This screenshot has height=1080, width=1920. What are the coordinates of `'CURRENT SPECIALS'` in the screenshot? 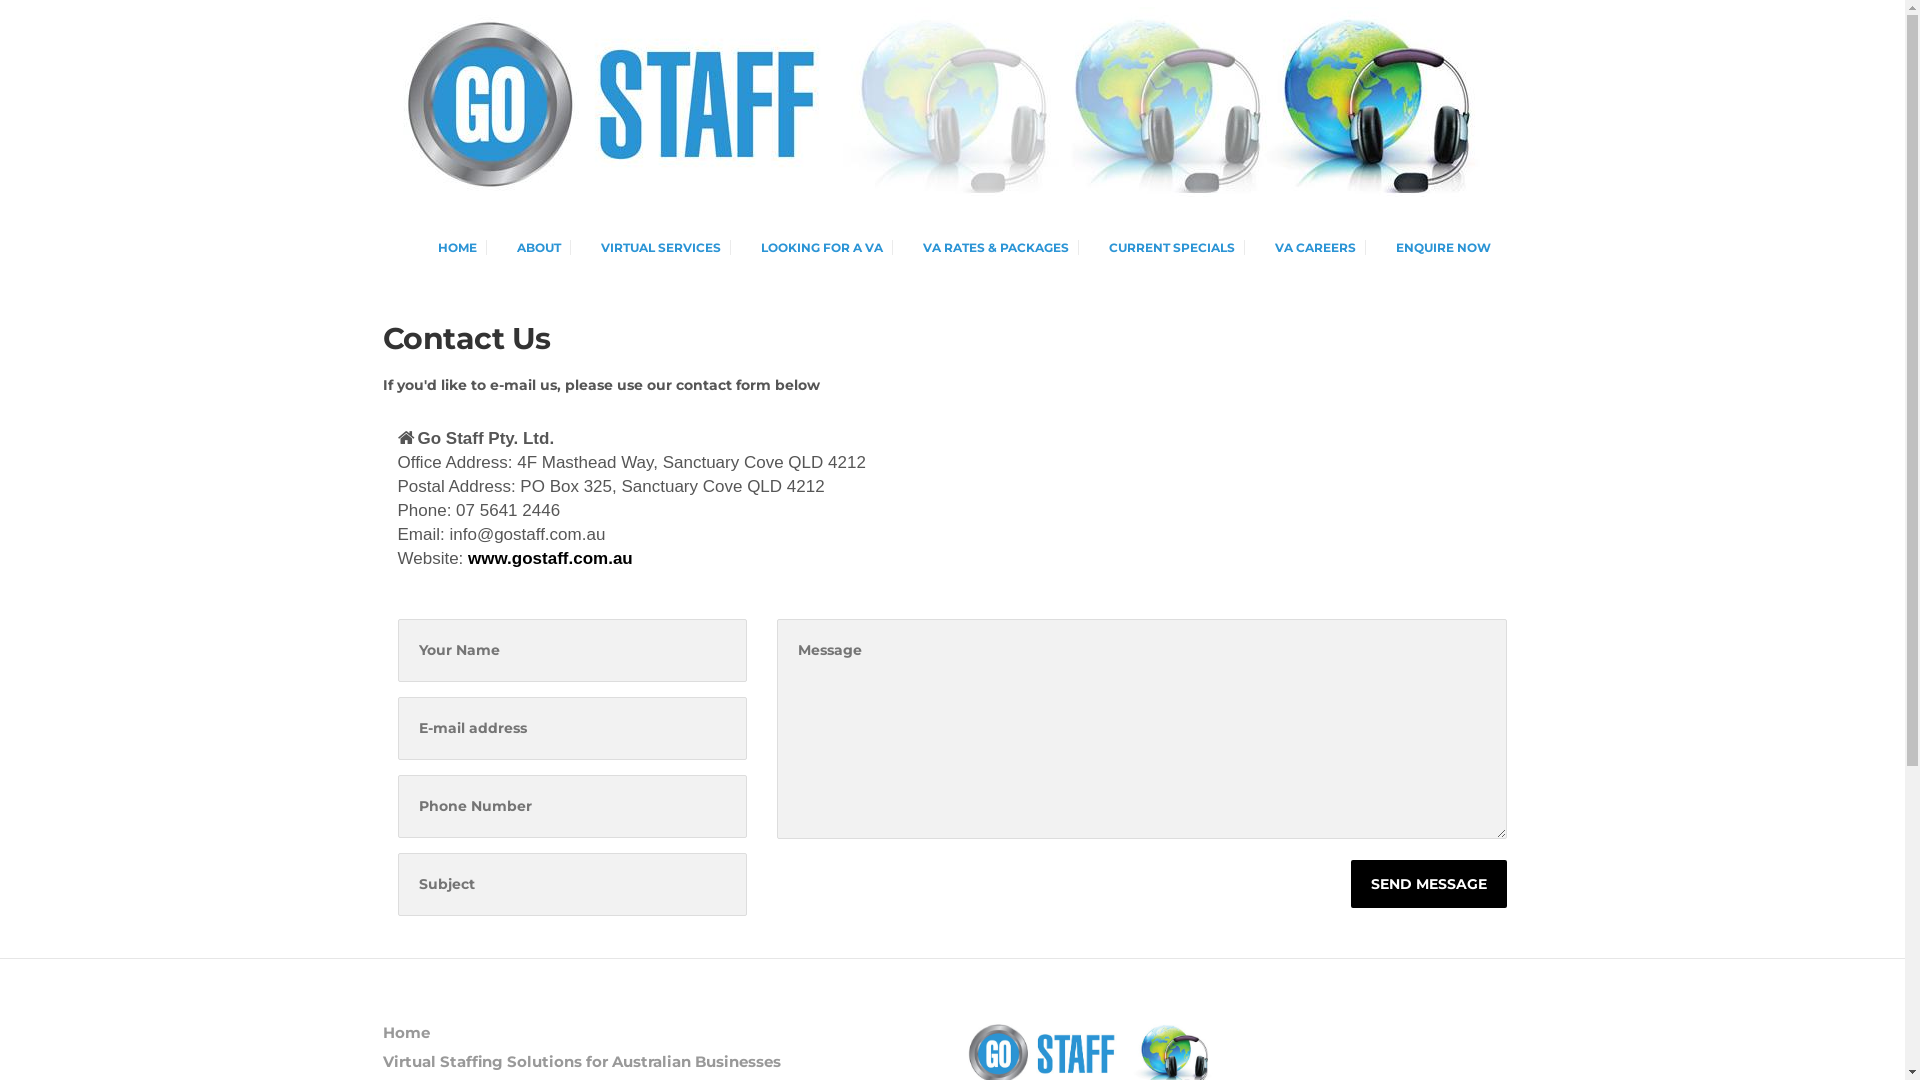 It's located at (1161, 246).